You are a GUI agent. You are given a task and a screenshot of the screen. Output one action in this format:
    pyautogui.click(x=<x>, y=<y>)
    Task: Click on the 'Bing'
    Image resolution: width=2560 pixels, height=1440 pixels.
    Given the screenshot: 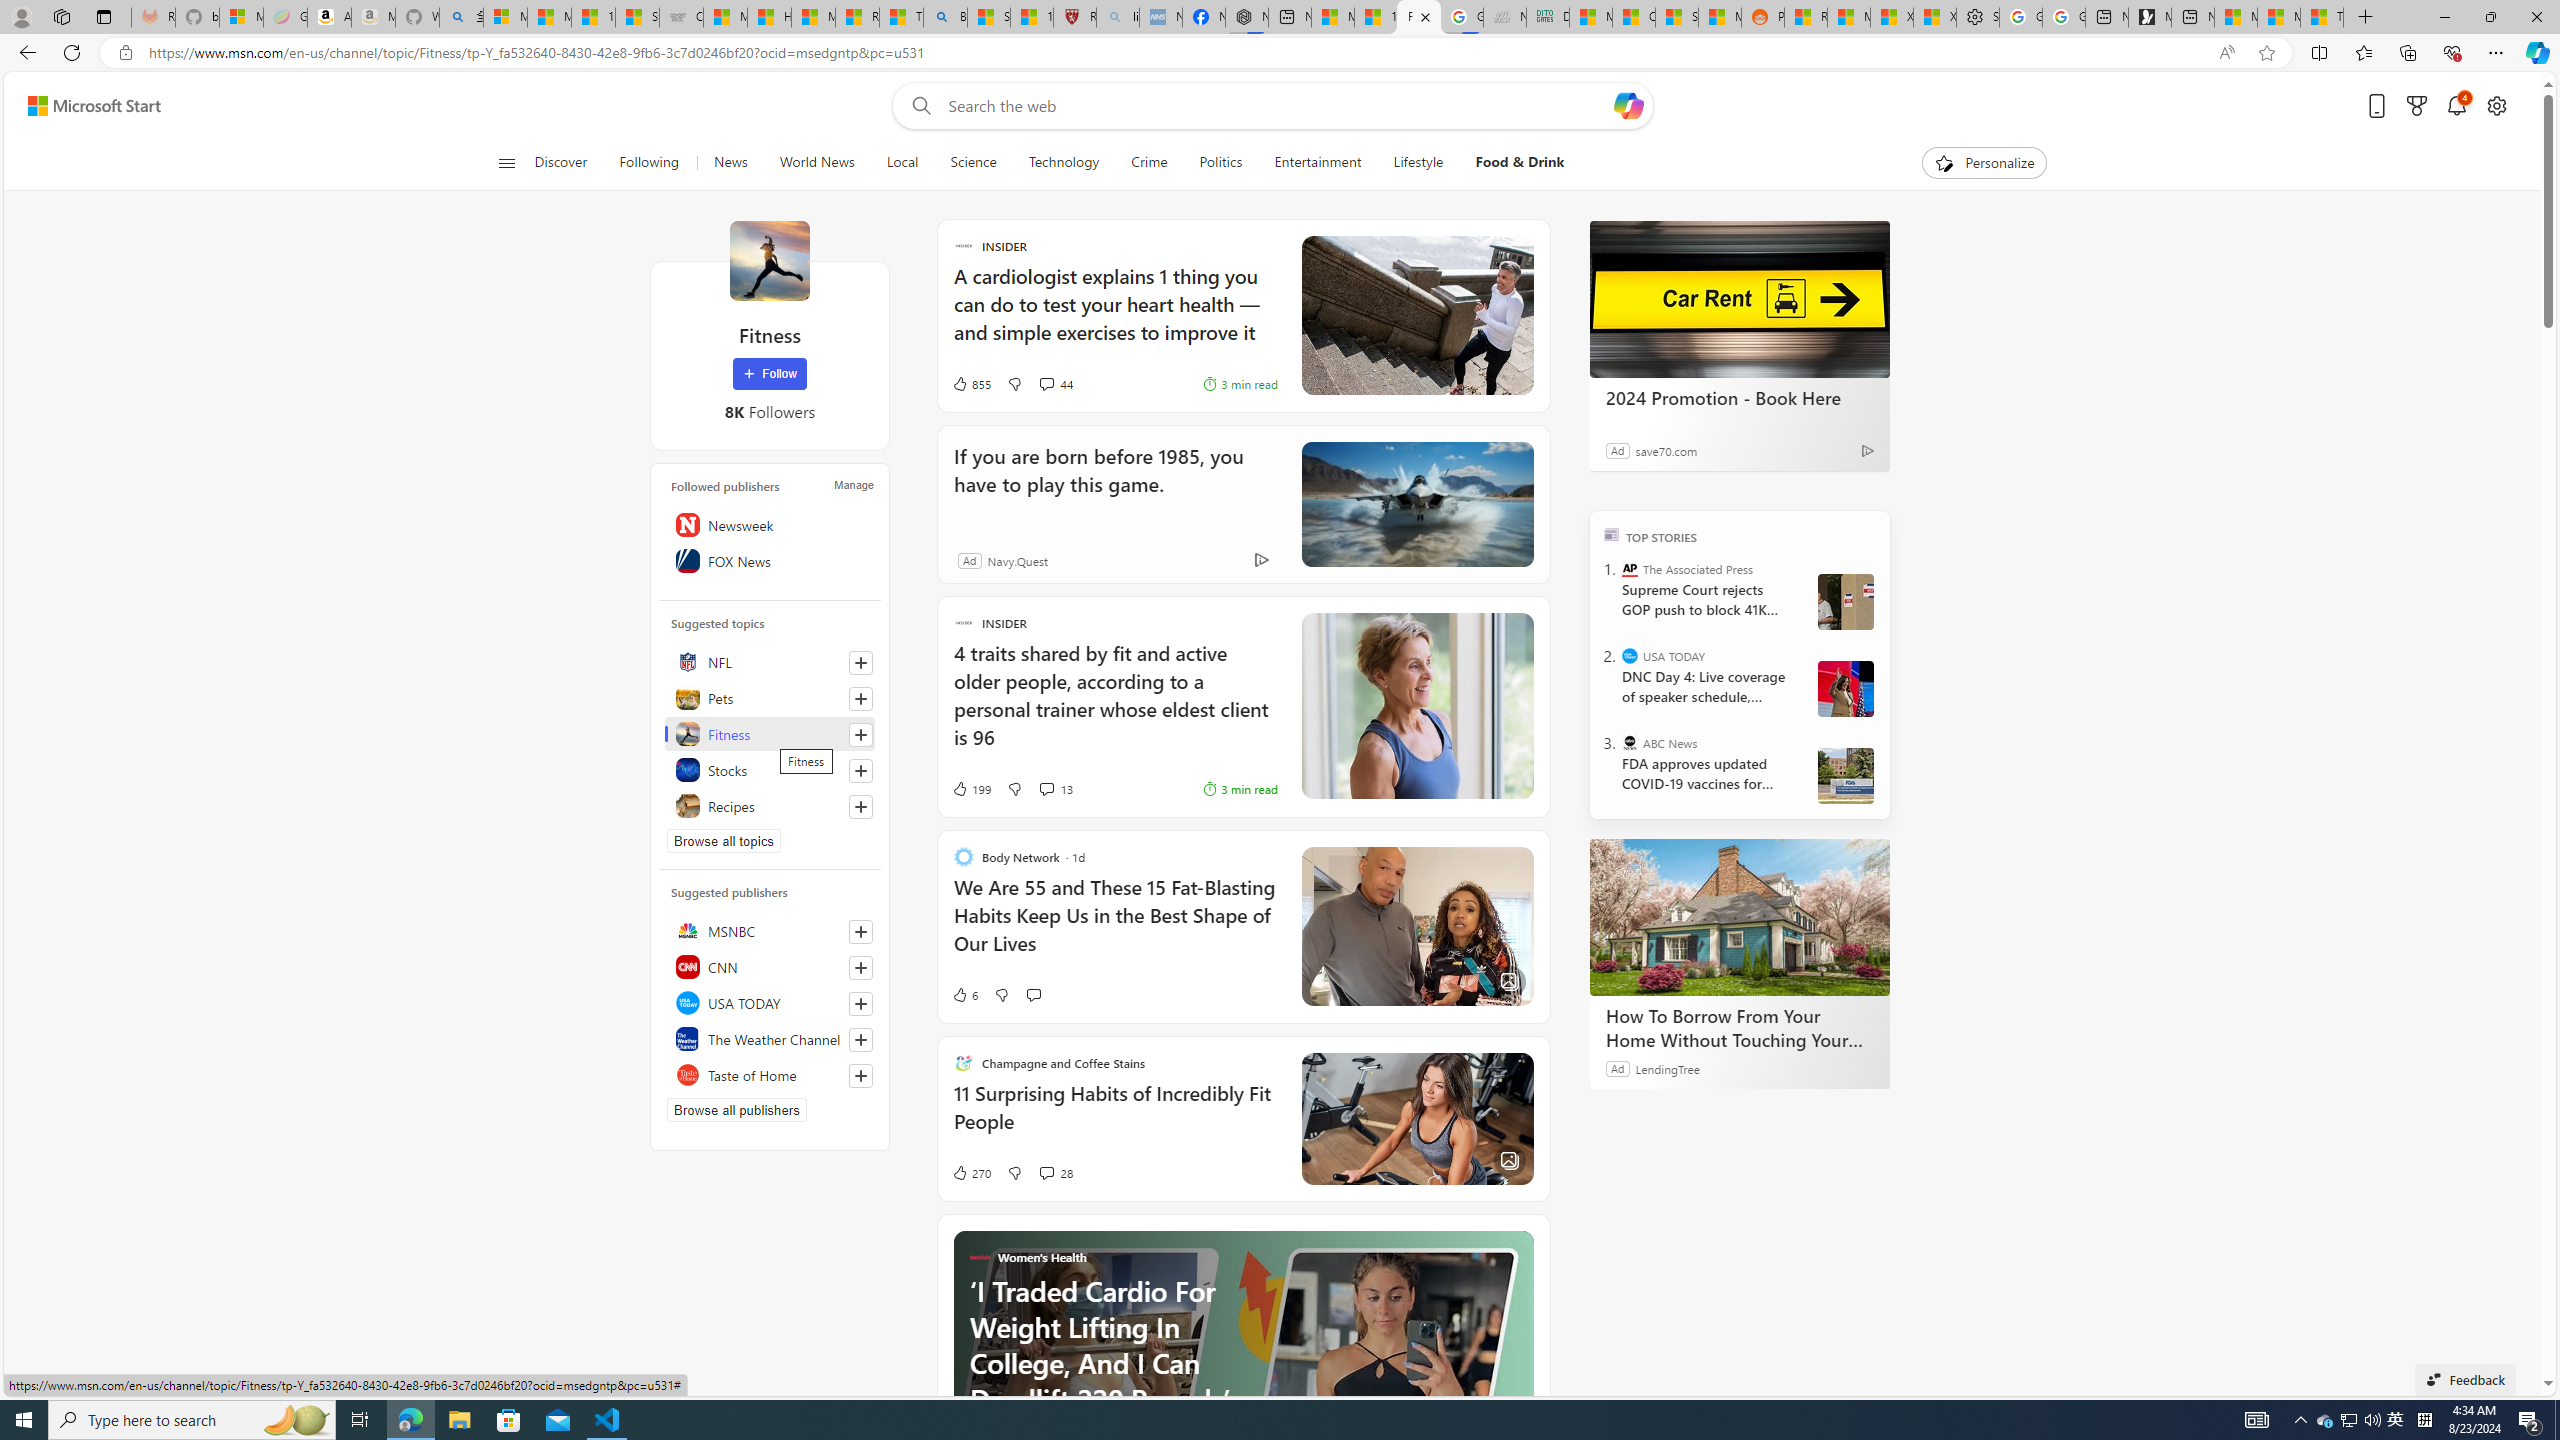 What is the action you would take?
    pyautogui.click(x=943, y=16)
    